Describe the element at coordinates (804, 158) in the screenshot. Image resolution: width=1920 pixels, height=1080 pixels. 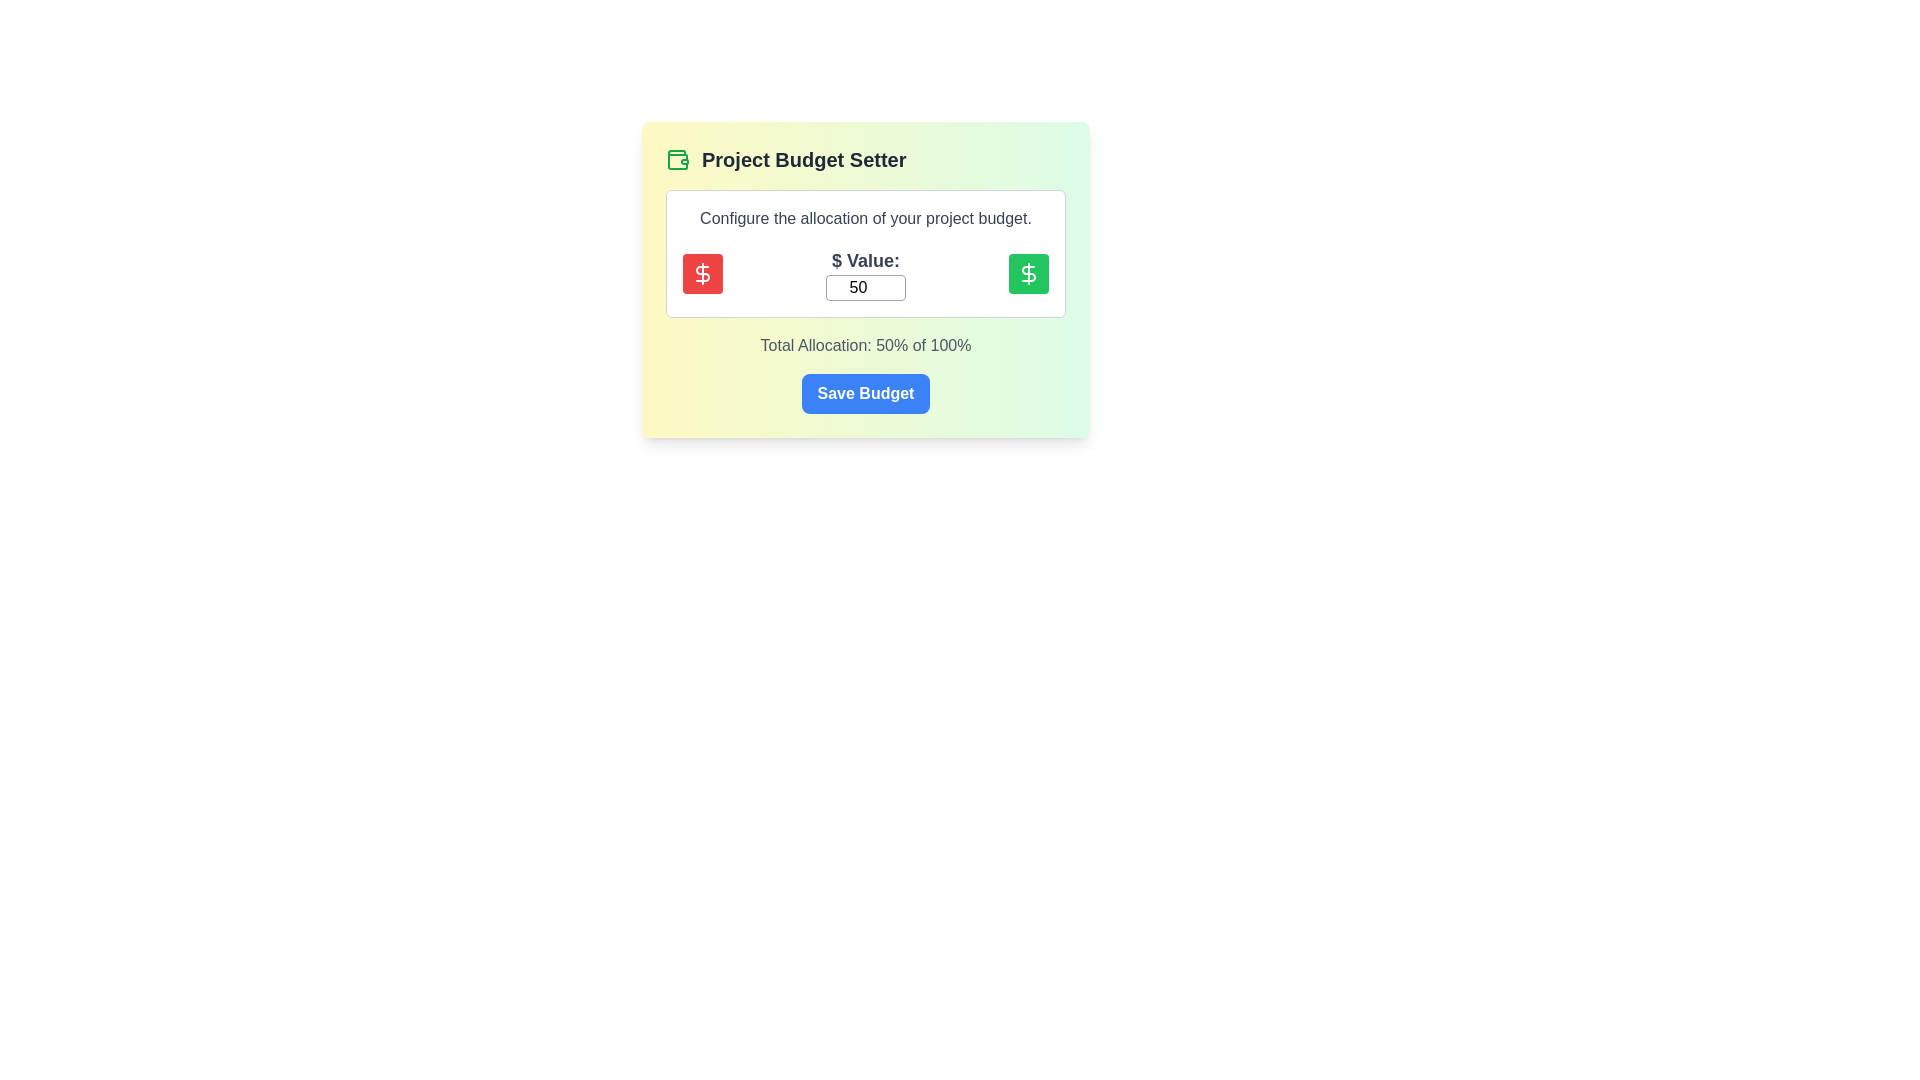
I see `text of the prominent header or title for the budget management section, which is located to the right of the wallet icon in the top portion of the card` at that location.